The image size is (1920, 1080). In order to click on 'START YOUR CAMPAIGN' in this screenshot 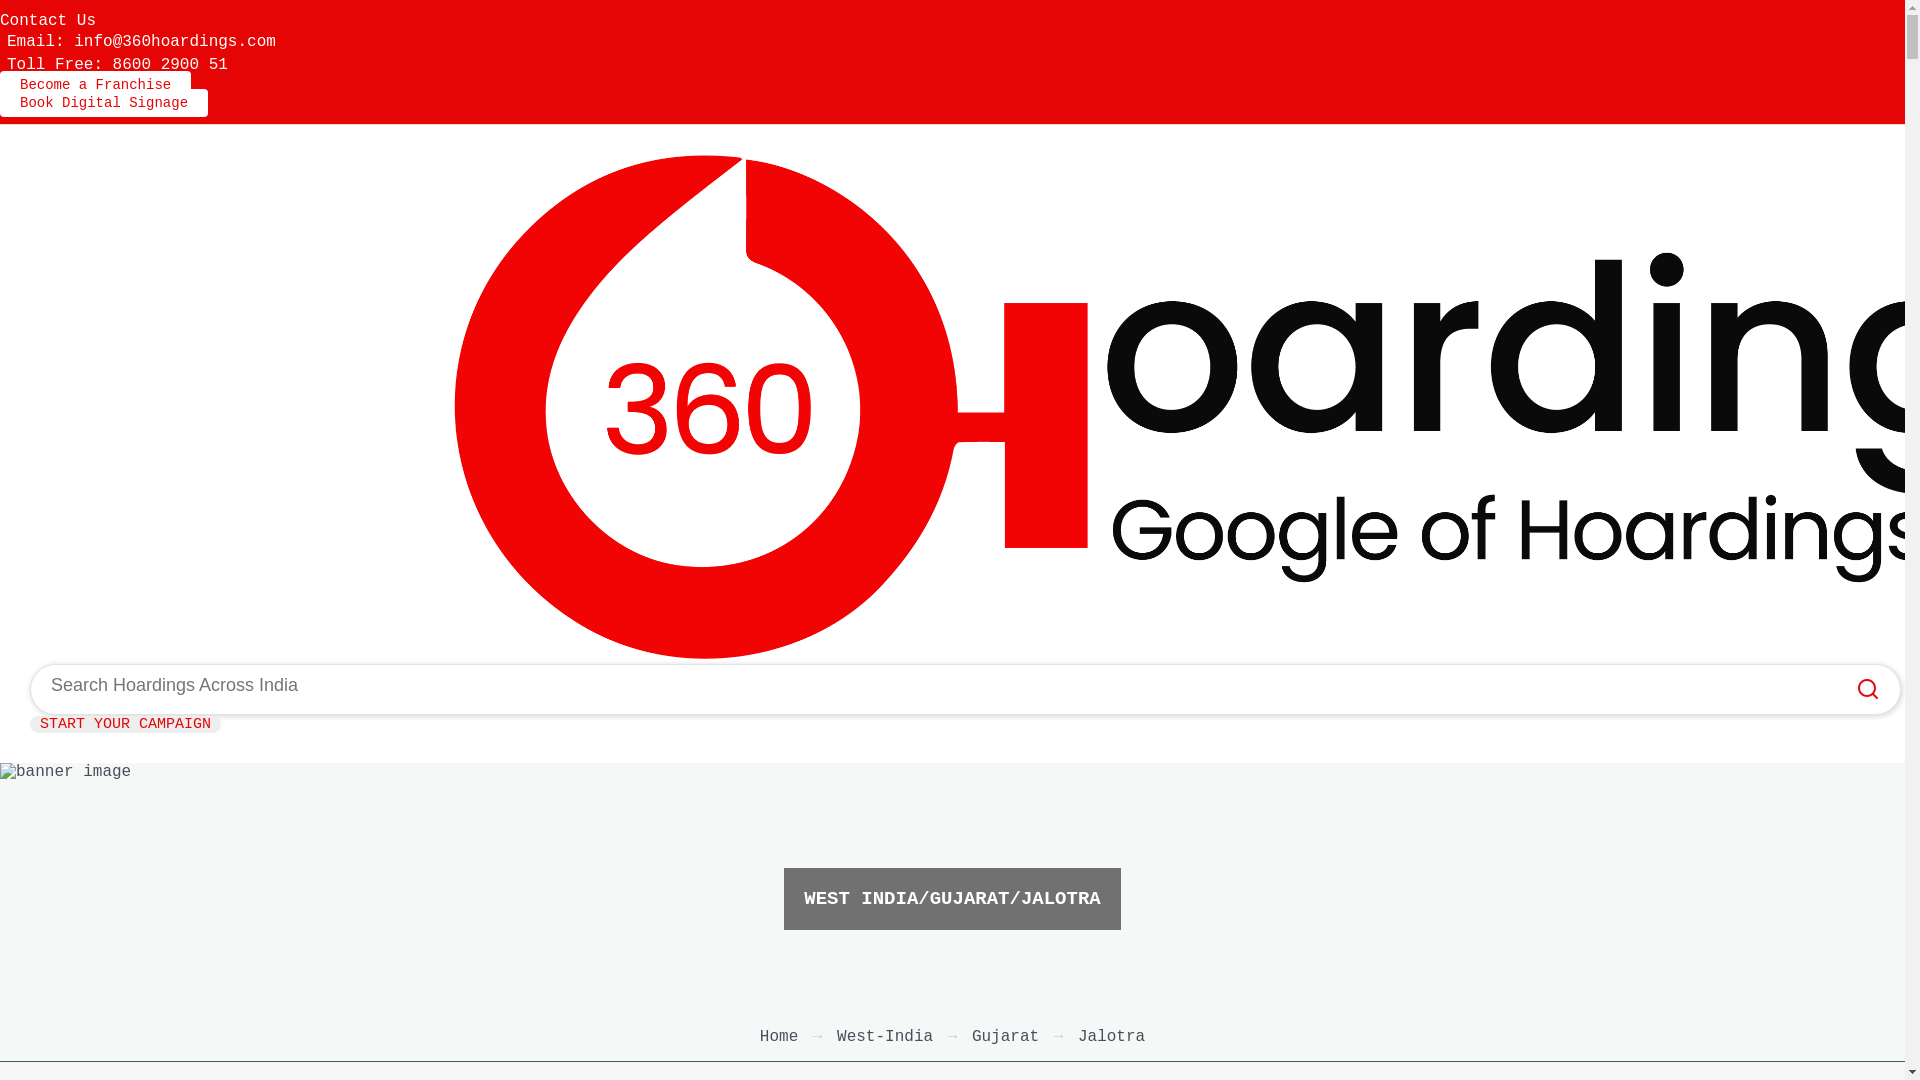, I will do `click(124, 724)`.